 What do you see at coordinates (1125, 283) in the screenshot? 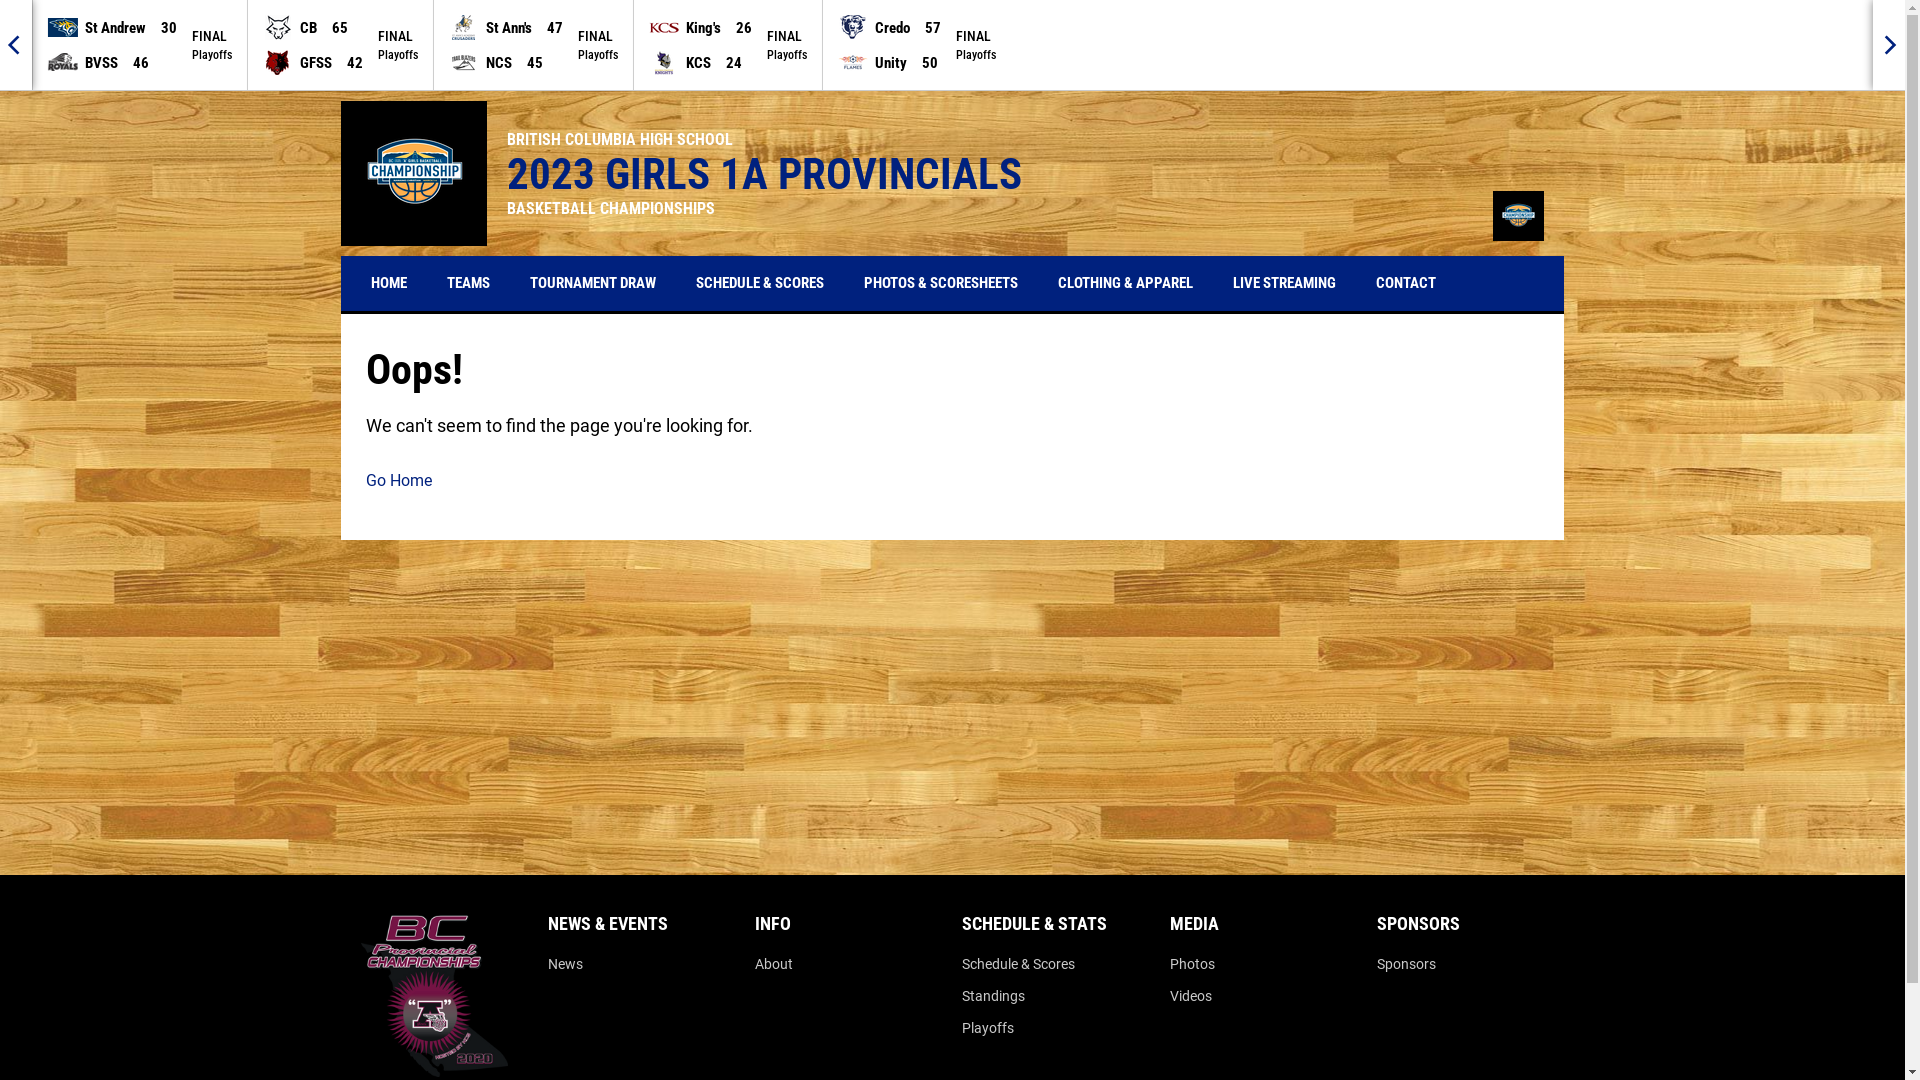
I see `'CLOTHING & APPAREL'` at bounding box center [1125, 283].